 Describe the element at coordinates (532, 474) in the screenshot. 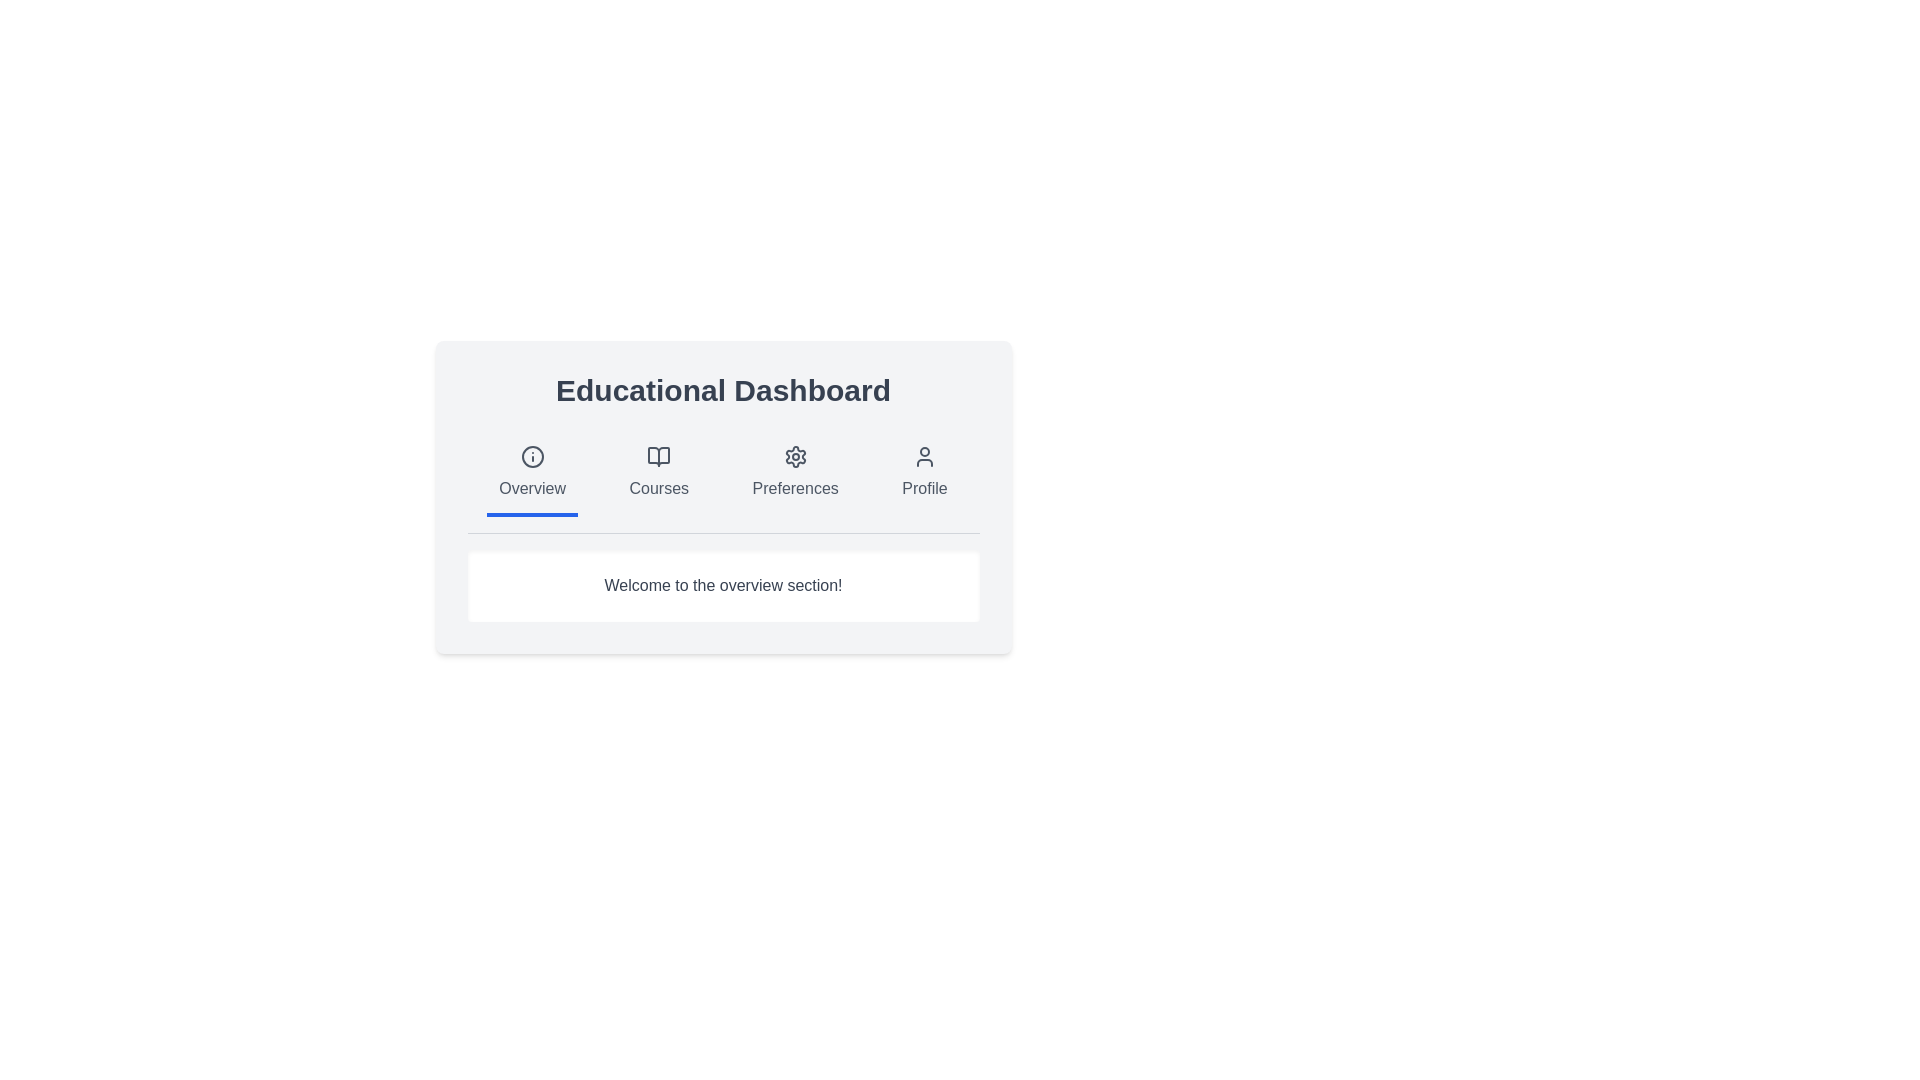

I see `the active Tab Button with an 'i' symbol and 'Overview' text` at that location.